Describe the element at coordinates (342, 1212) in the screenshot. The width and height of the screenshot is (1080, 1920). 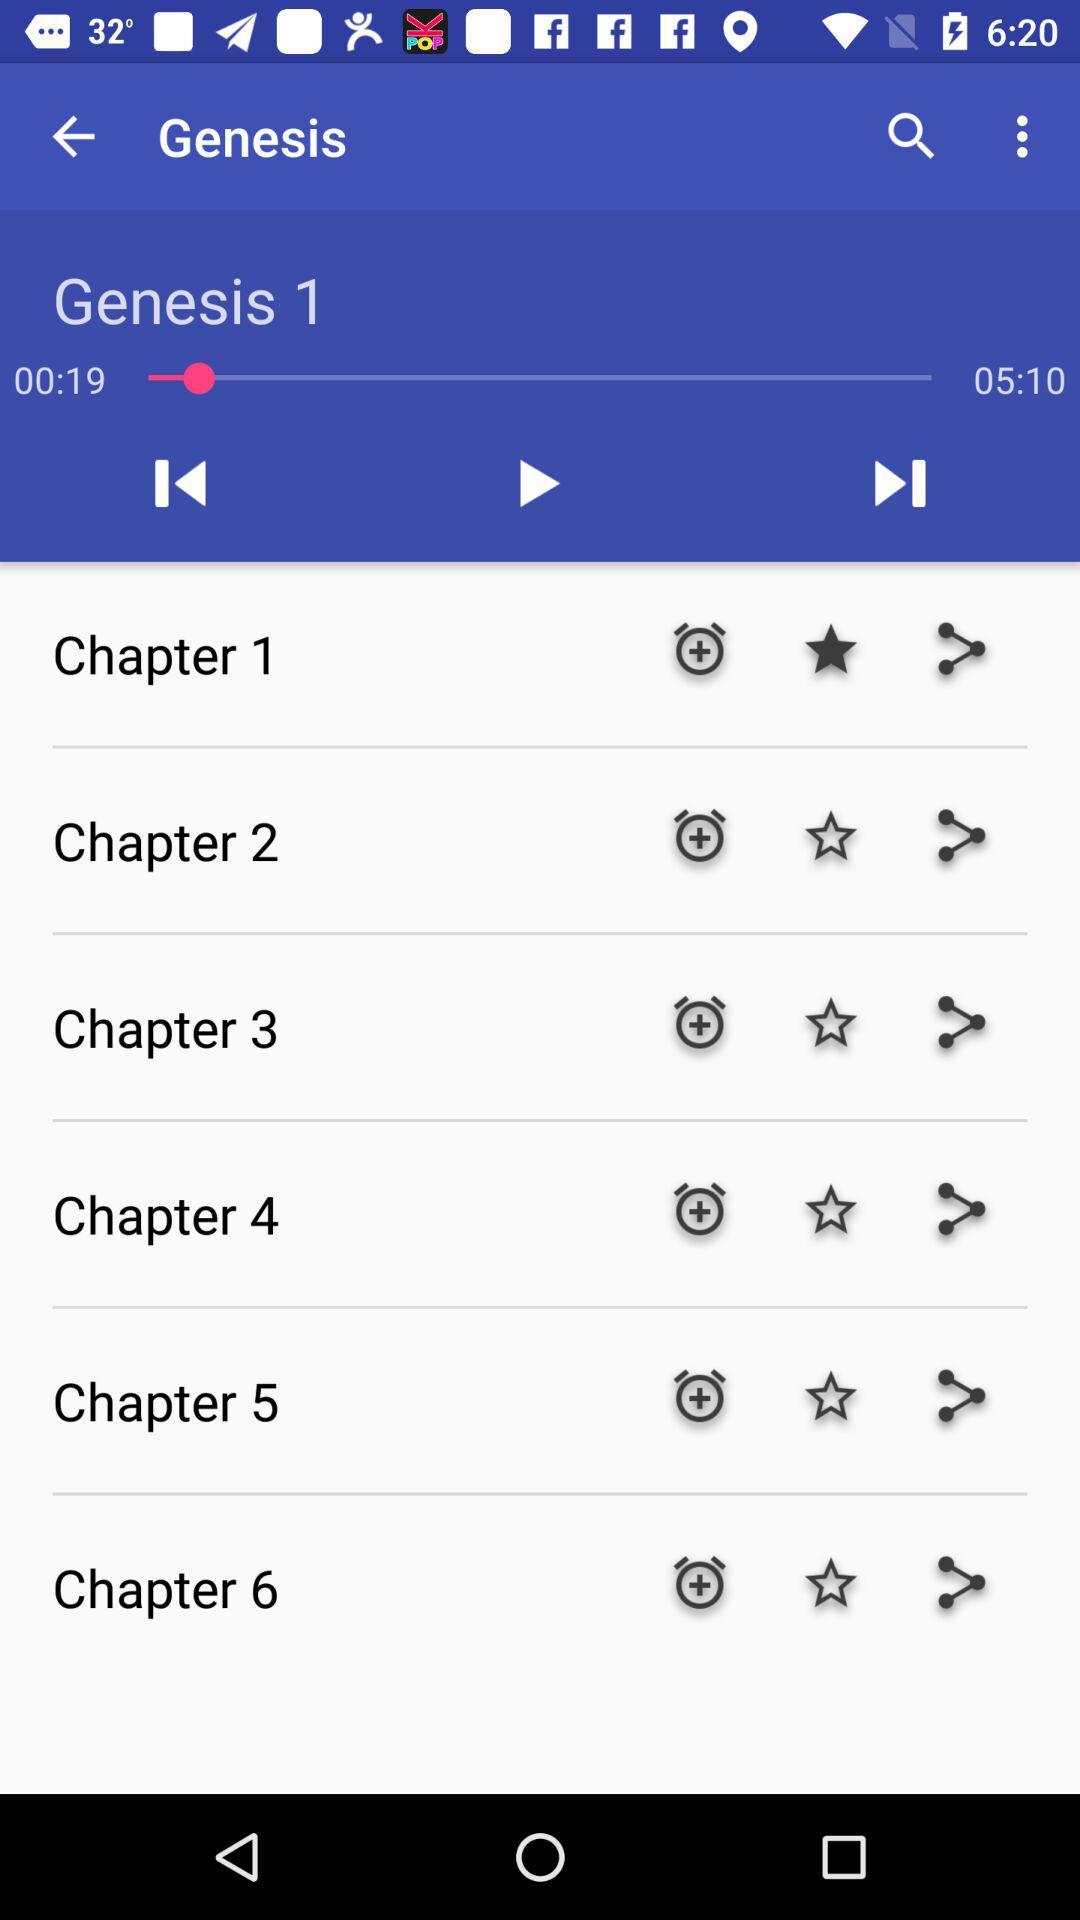
I see `the chapter 4 icon` at that location.